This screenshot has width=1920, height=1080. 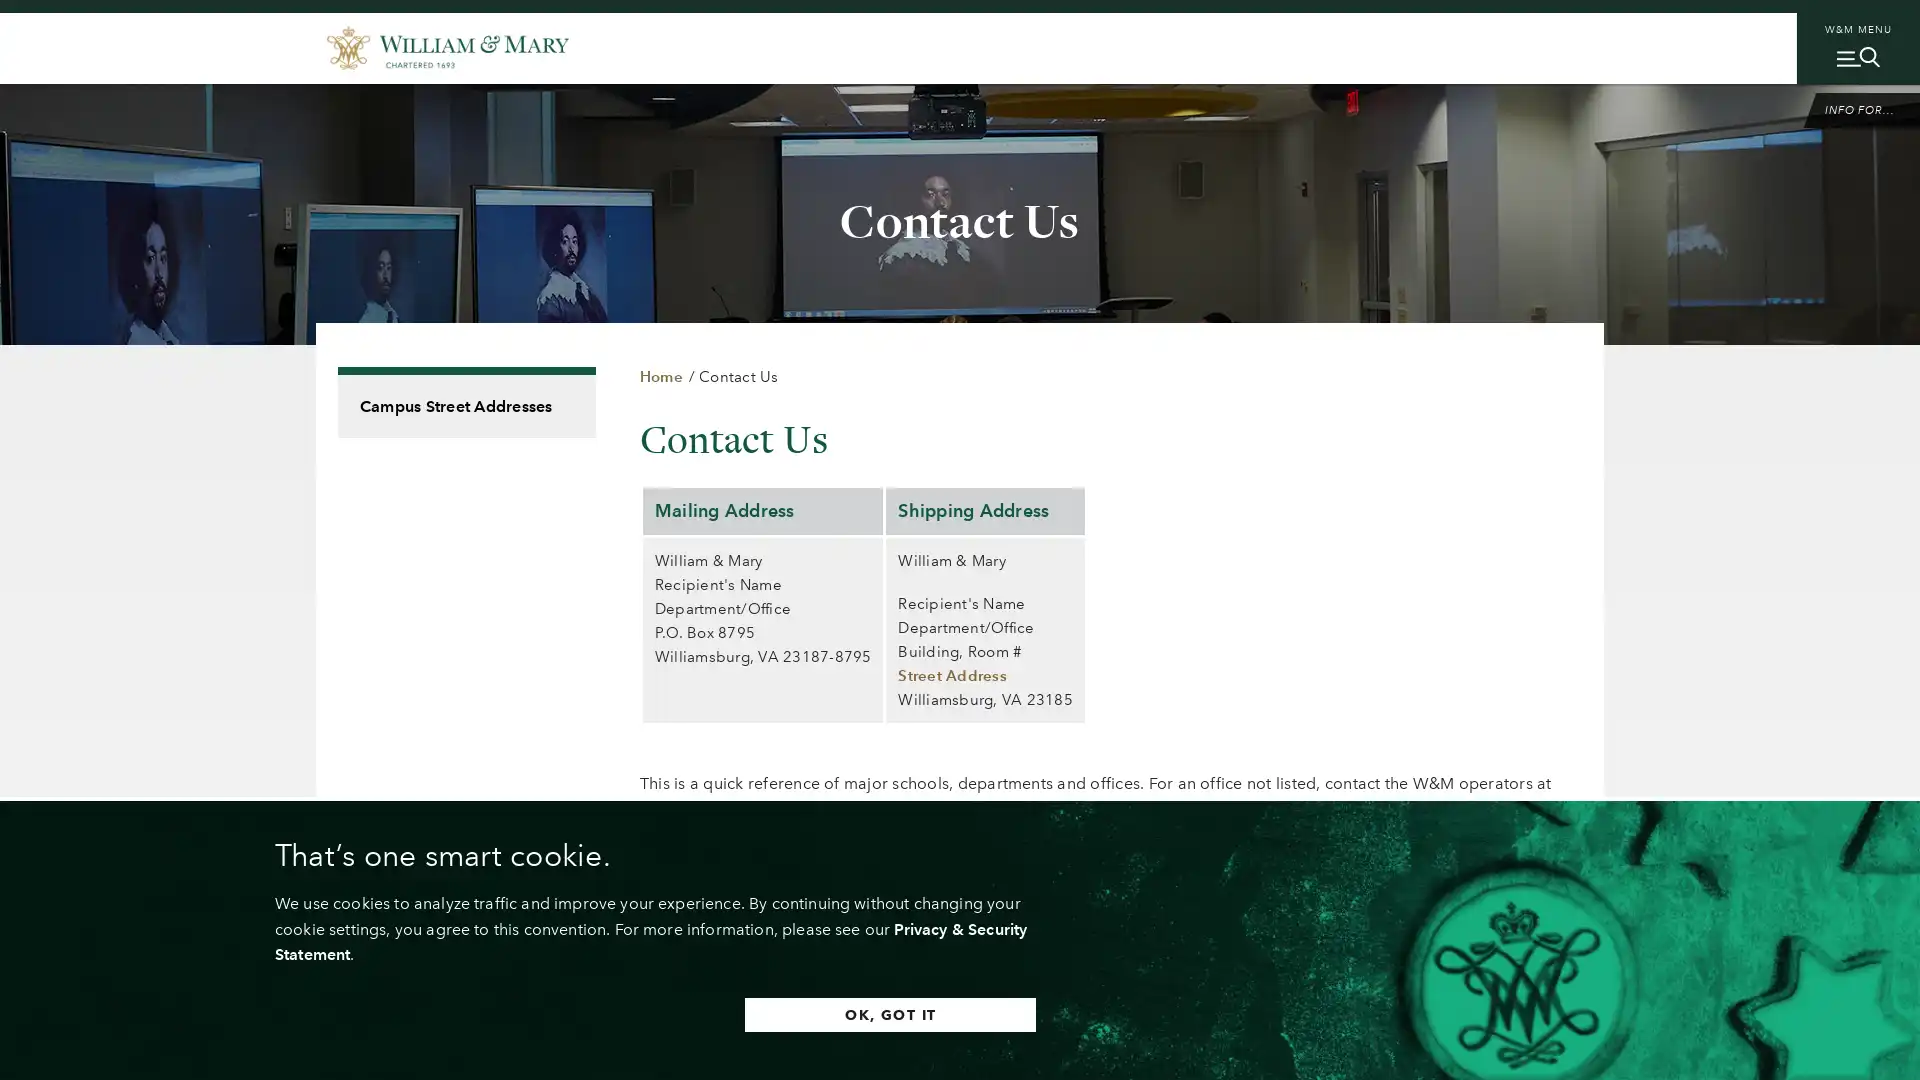 What do you see at coordinates (889, 1014) in the screenshot?
I see `OK, GOT IT` at bounding box center [889, 1014].